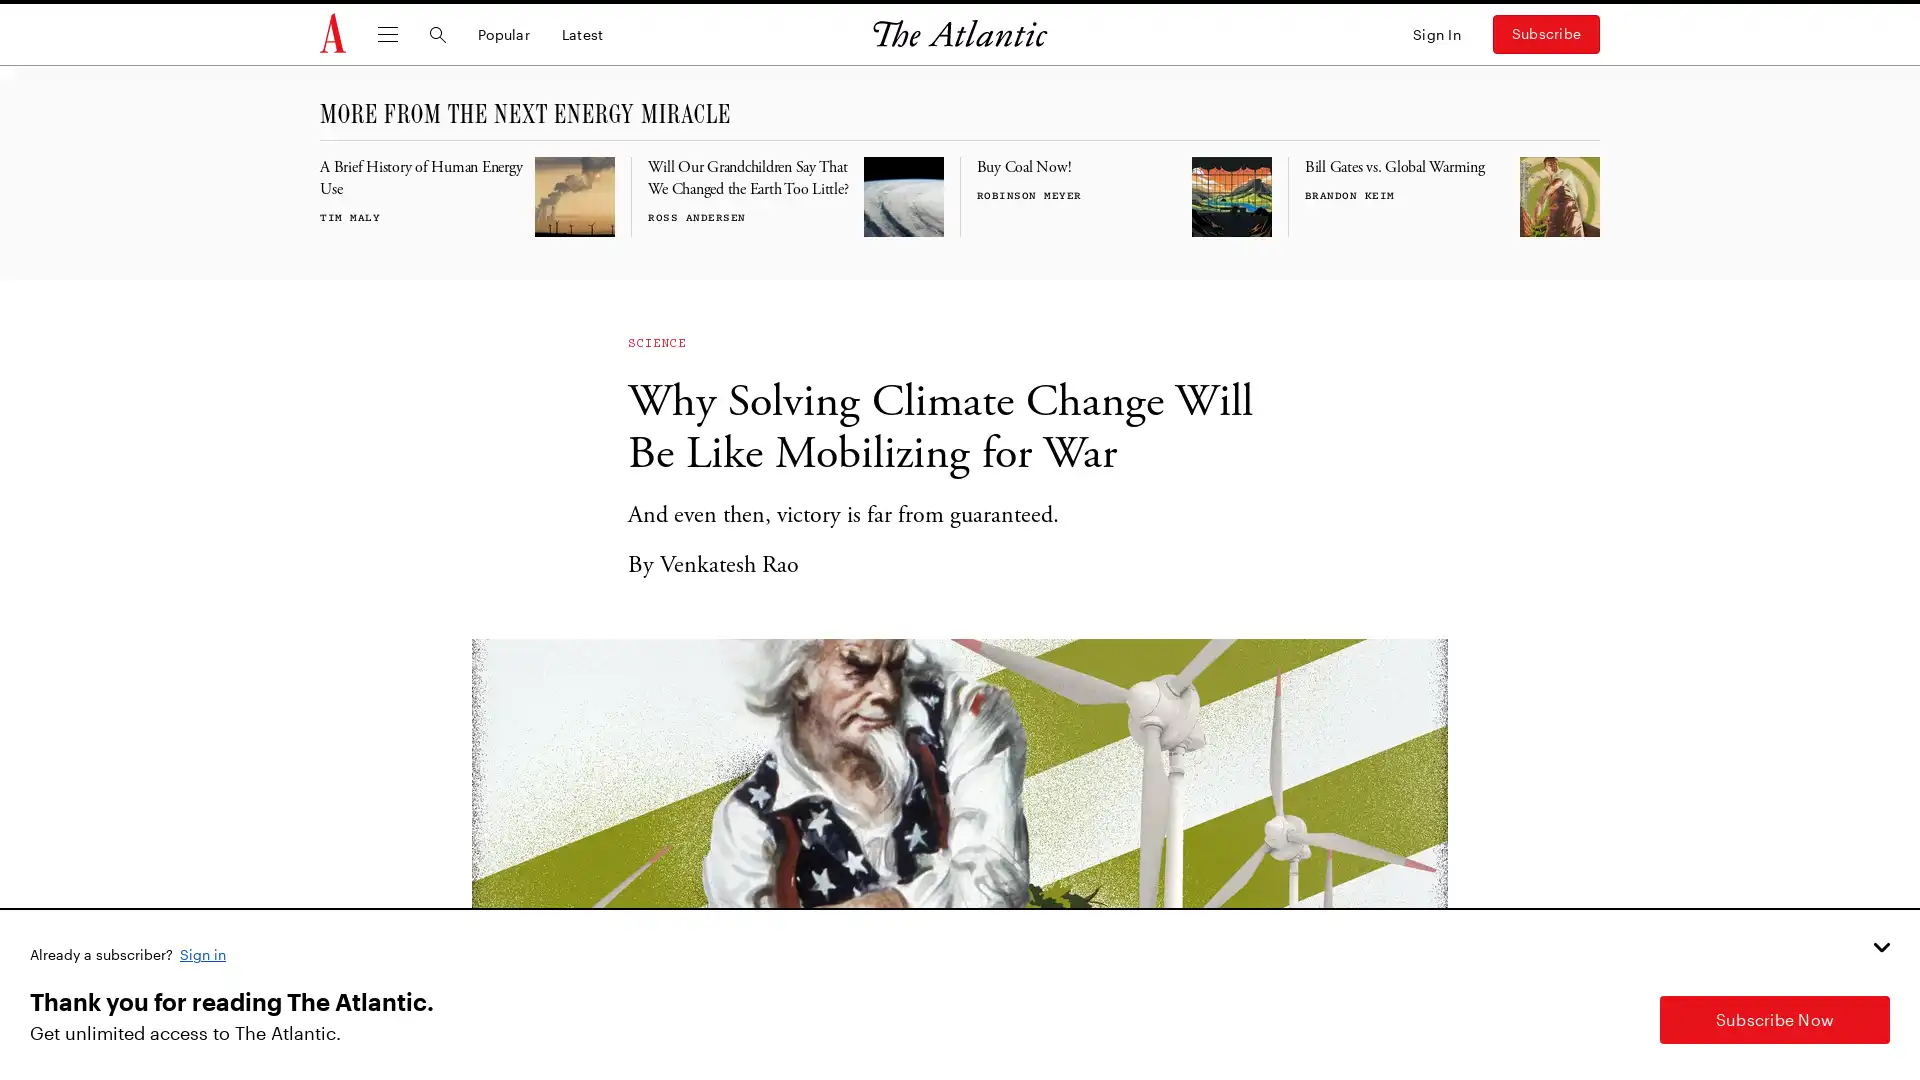 Image resolution: width=1920 pixels, height=1080 pixels. I want to click on Search The Atlantic, so click(436, 34).